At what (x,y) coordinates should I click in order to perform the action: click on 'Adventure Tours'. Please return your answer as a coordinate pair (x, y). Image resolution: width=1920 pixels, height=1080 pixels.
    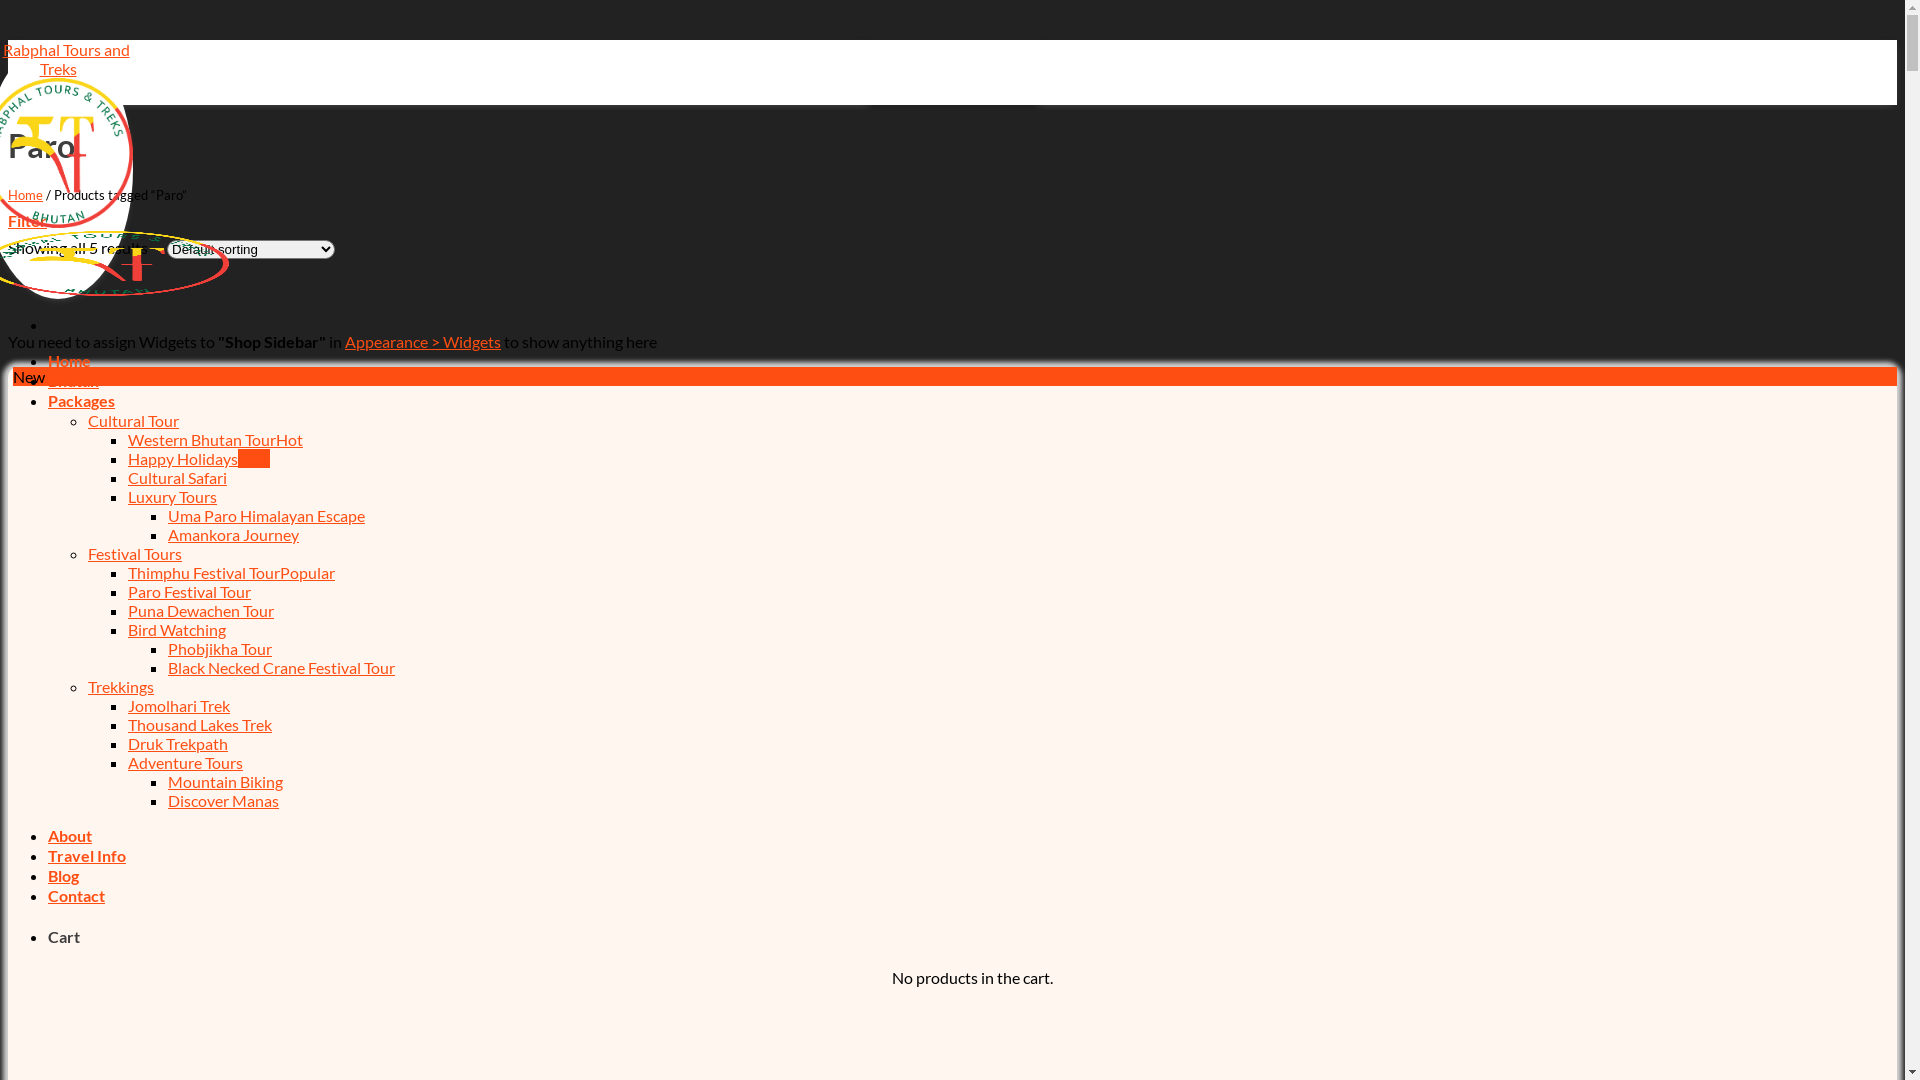
    Looking at the image, I should click on (127, 762).